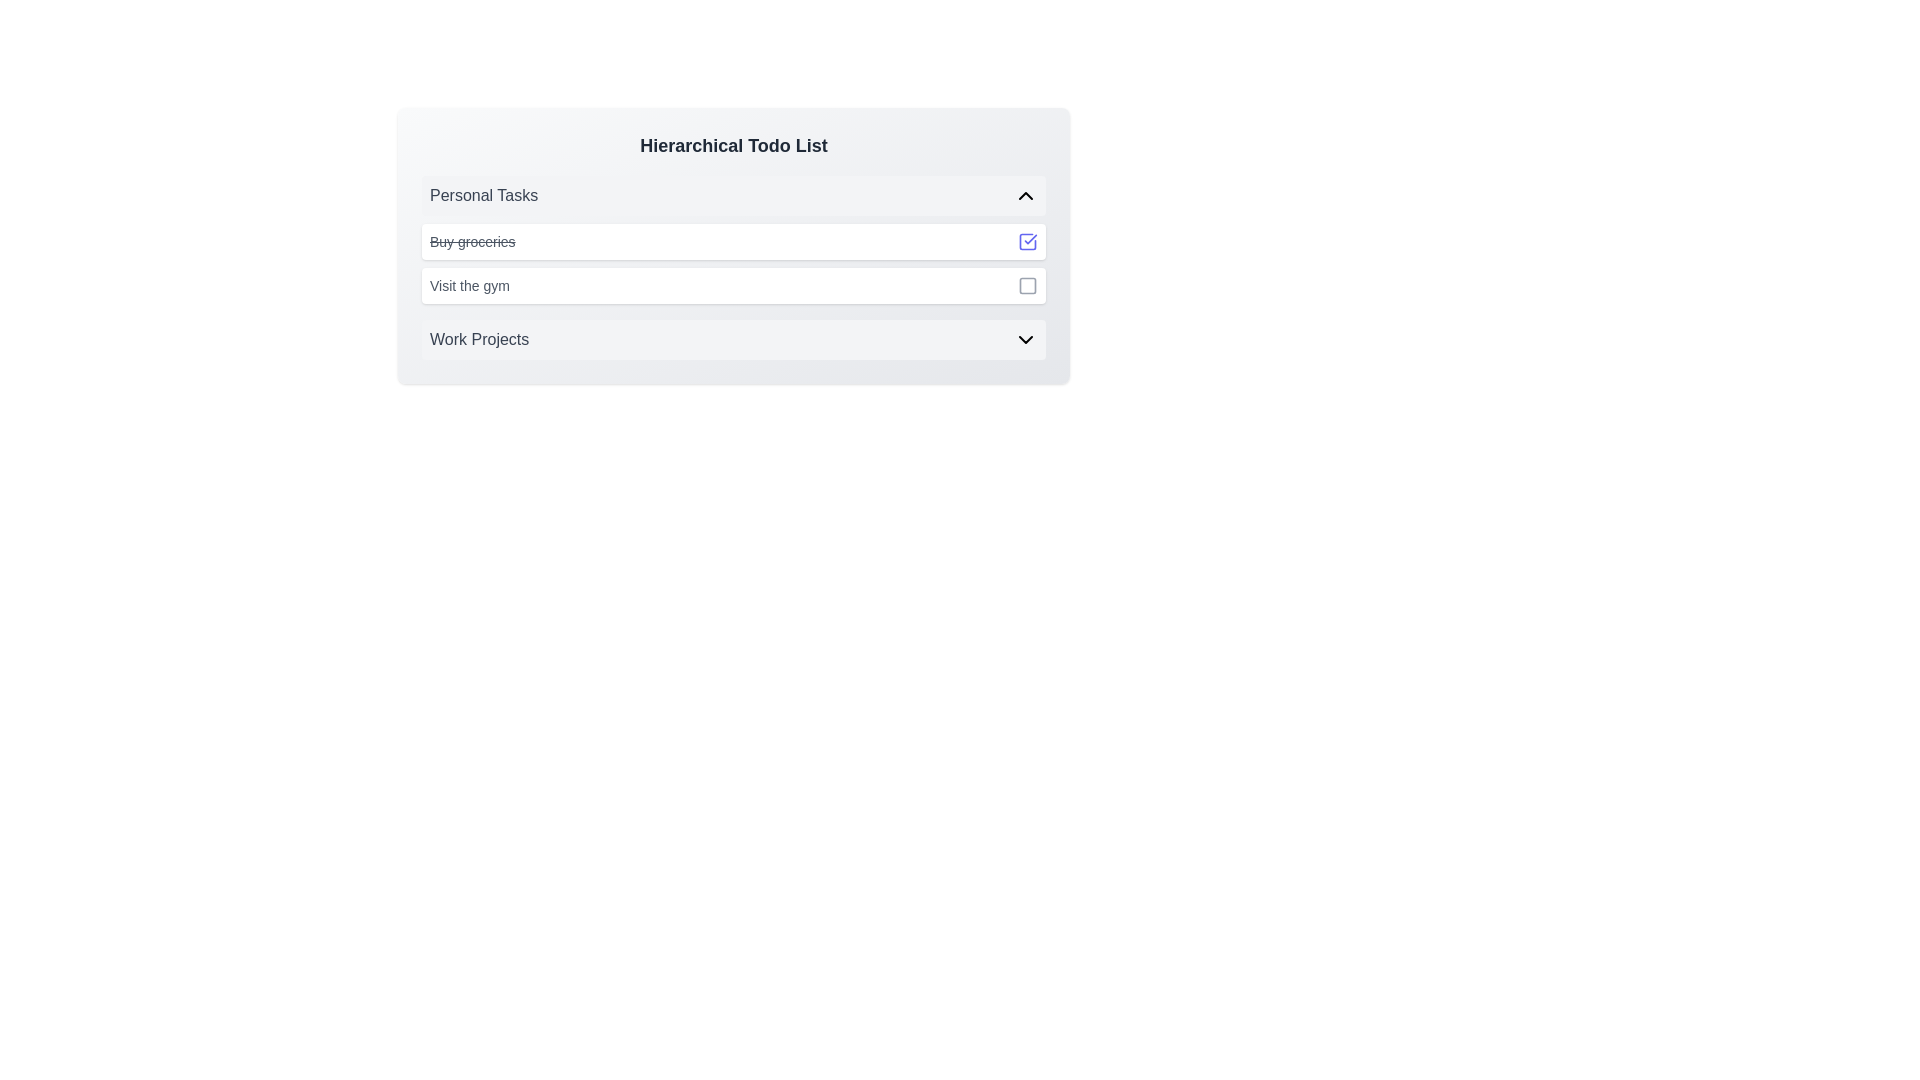 This screenshot has width=1920, height=1080. I want to click on the checkbox with a checkmark in the 'Personal Tasks' section, located to the right of 'Buy groceries', so click(1027, 241).